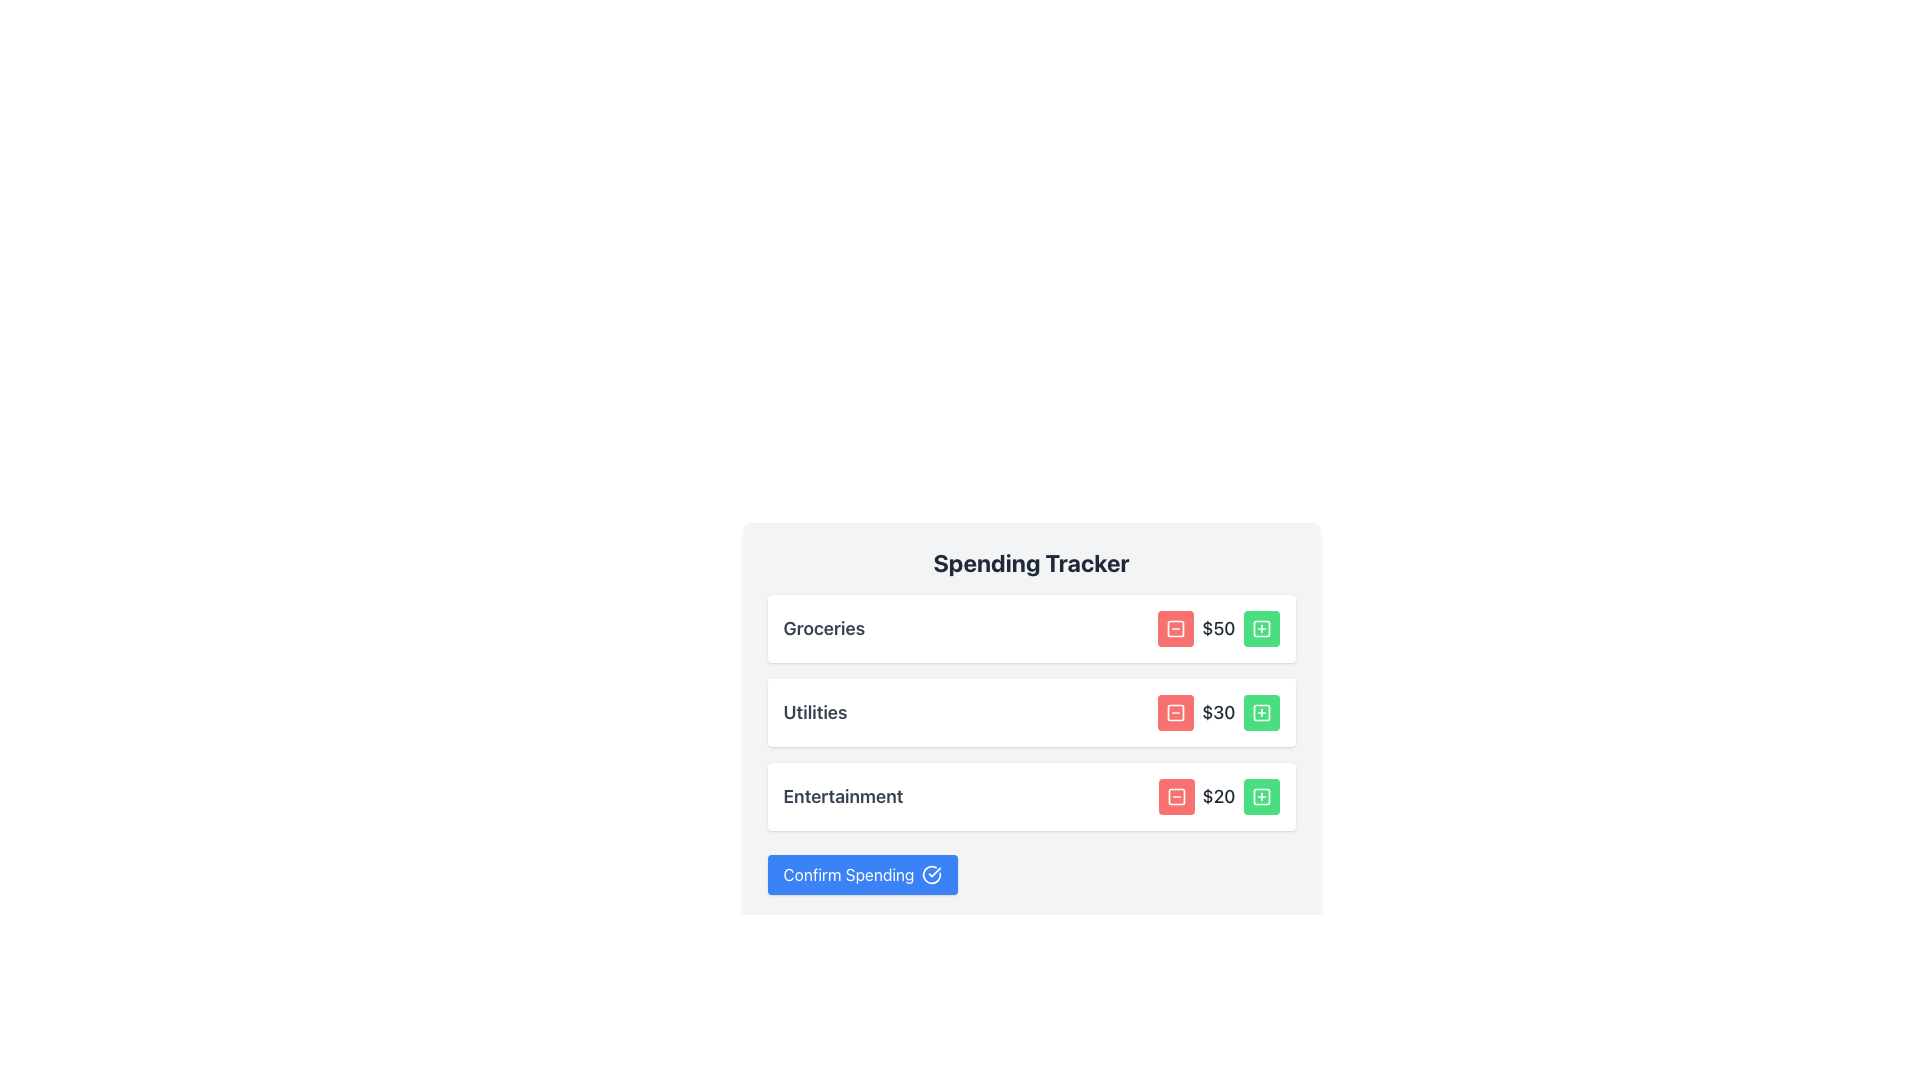 The image size is (1920, 1080). I want to click on the static text label displaying the current allocated amount for 'Groceries' in the 'Spending Tracker', so click(1217, 627).